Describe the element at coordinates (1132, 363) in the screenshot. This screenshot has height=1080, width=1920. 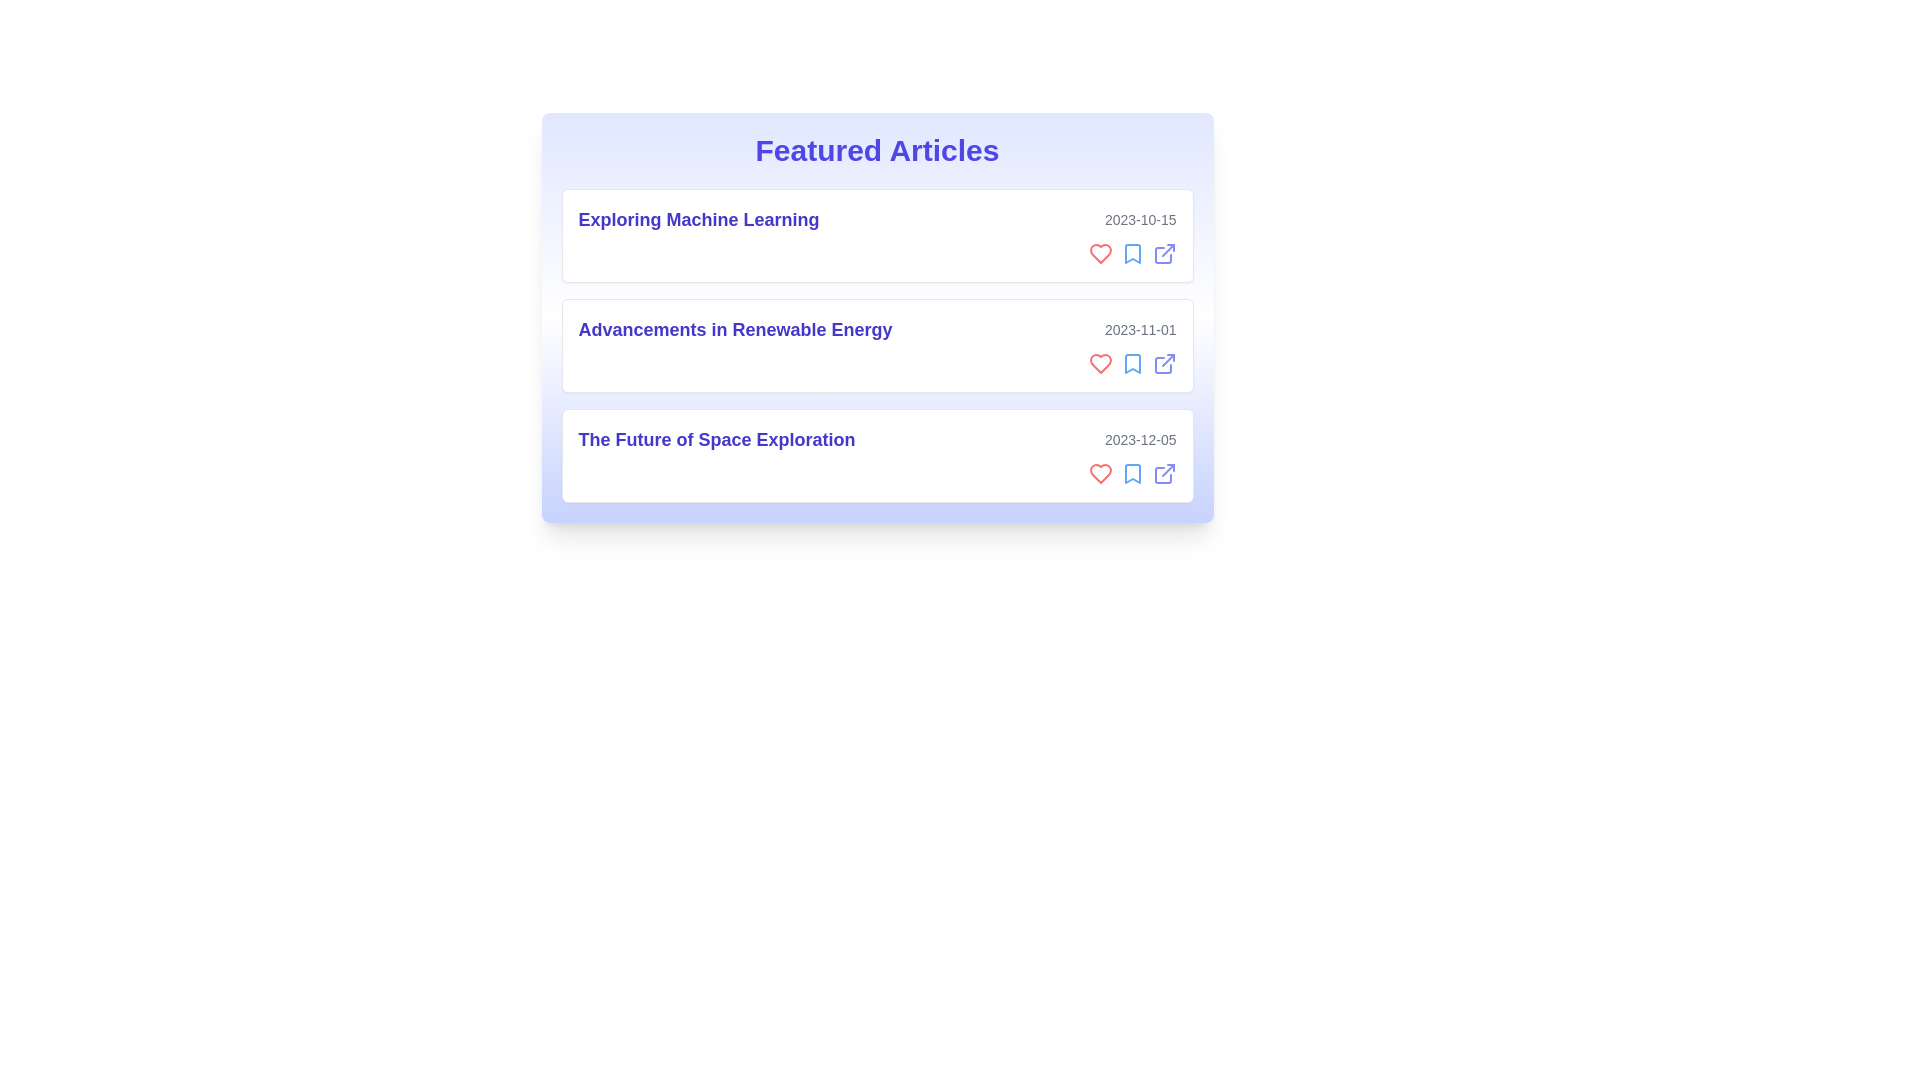
I see `bookmark icon for the article titled 'Advancements in Renewable Energy'` at that location.